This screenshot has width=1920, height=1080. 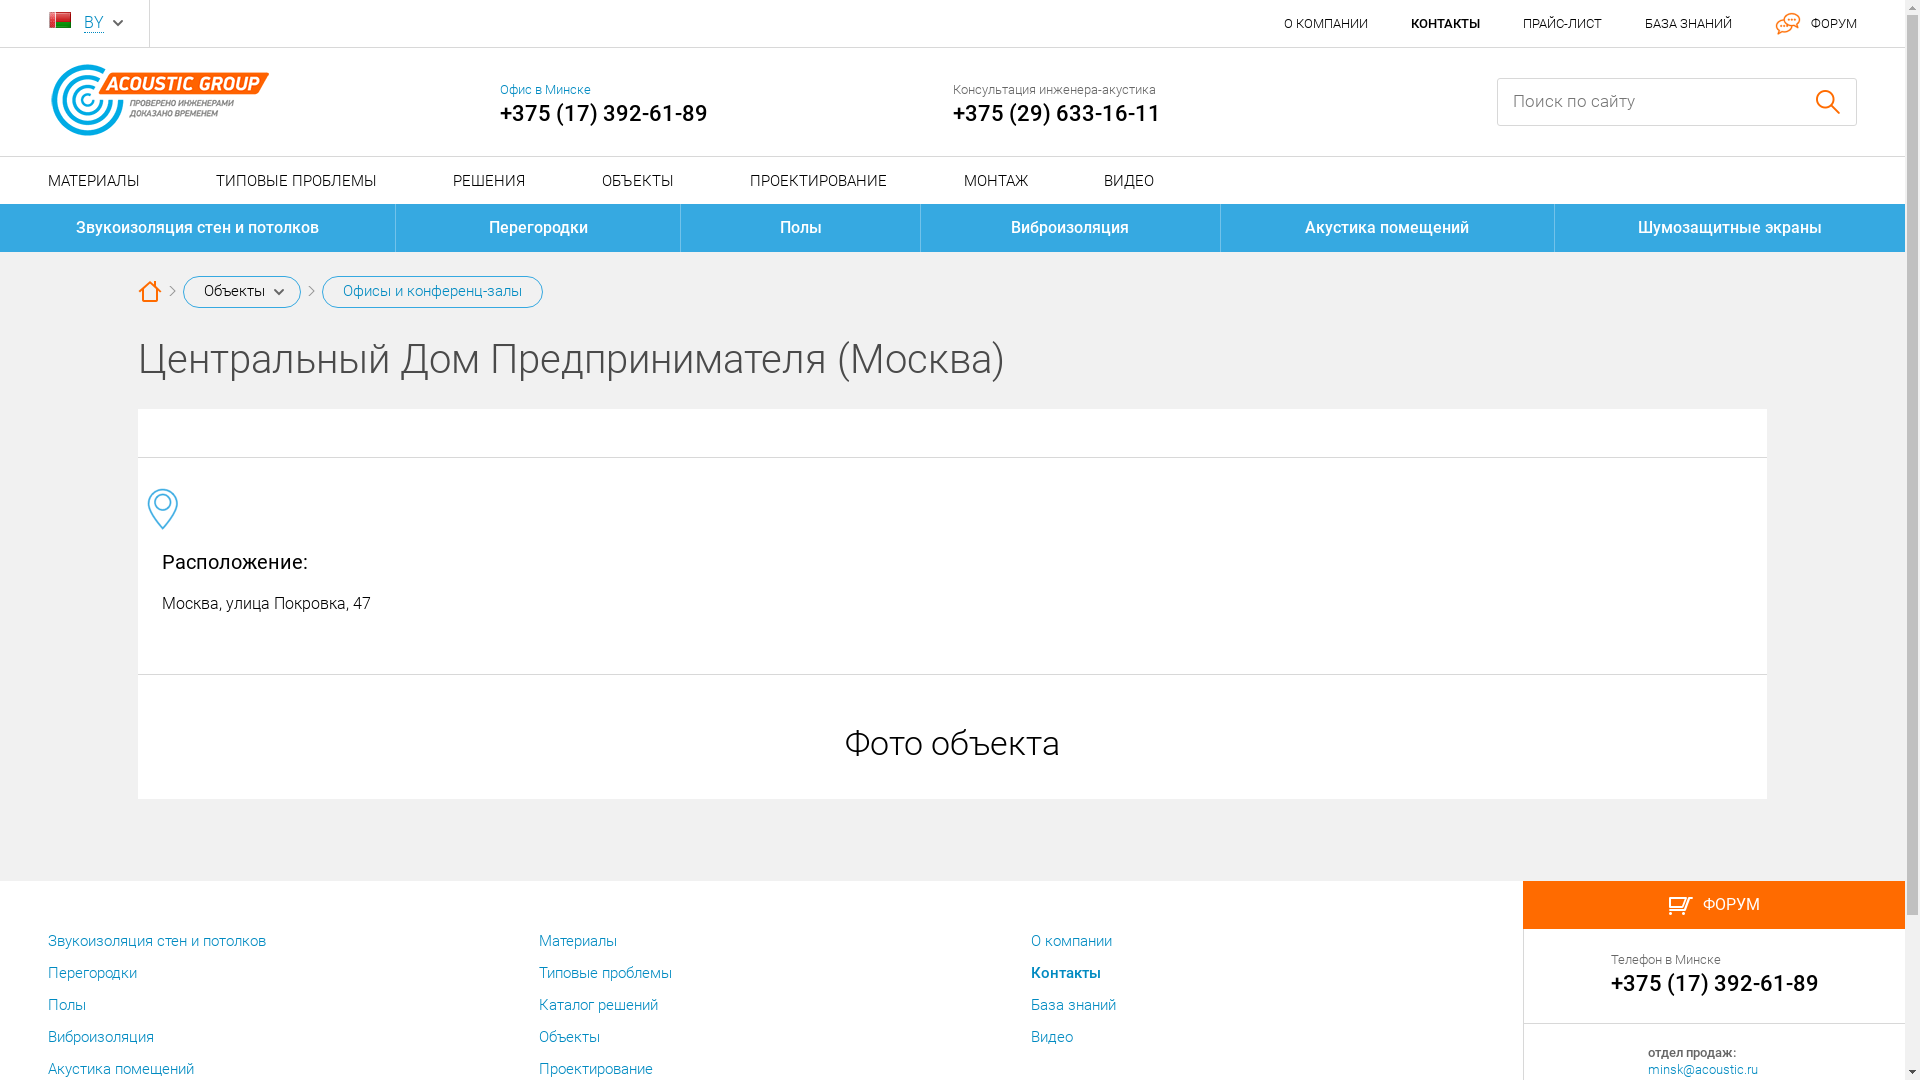 I want to click on 'minsk@acoustic.ru', so click(x=1702, y=1068).